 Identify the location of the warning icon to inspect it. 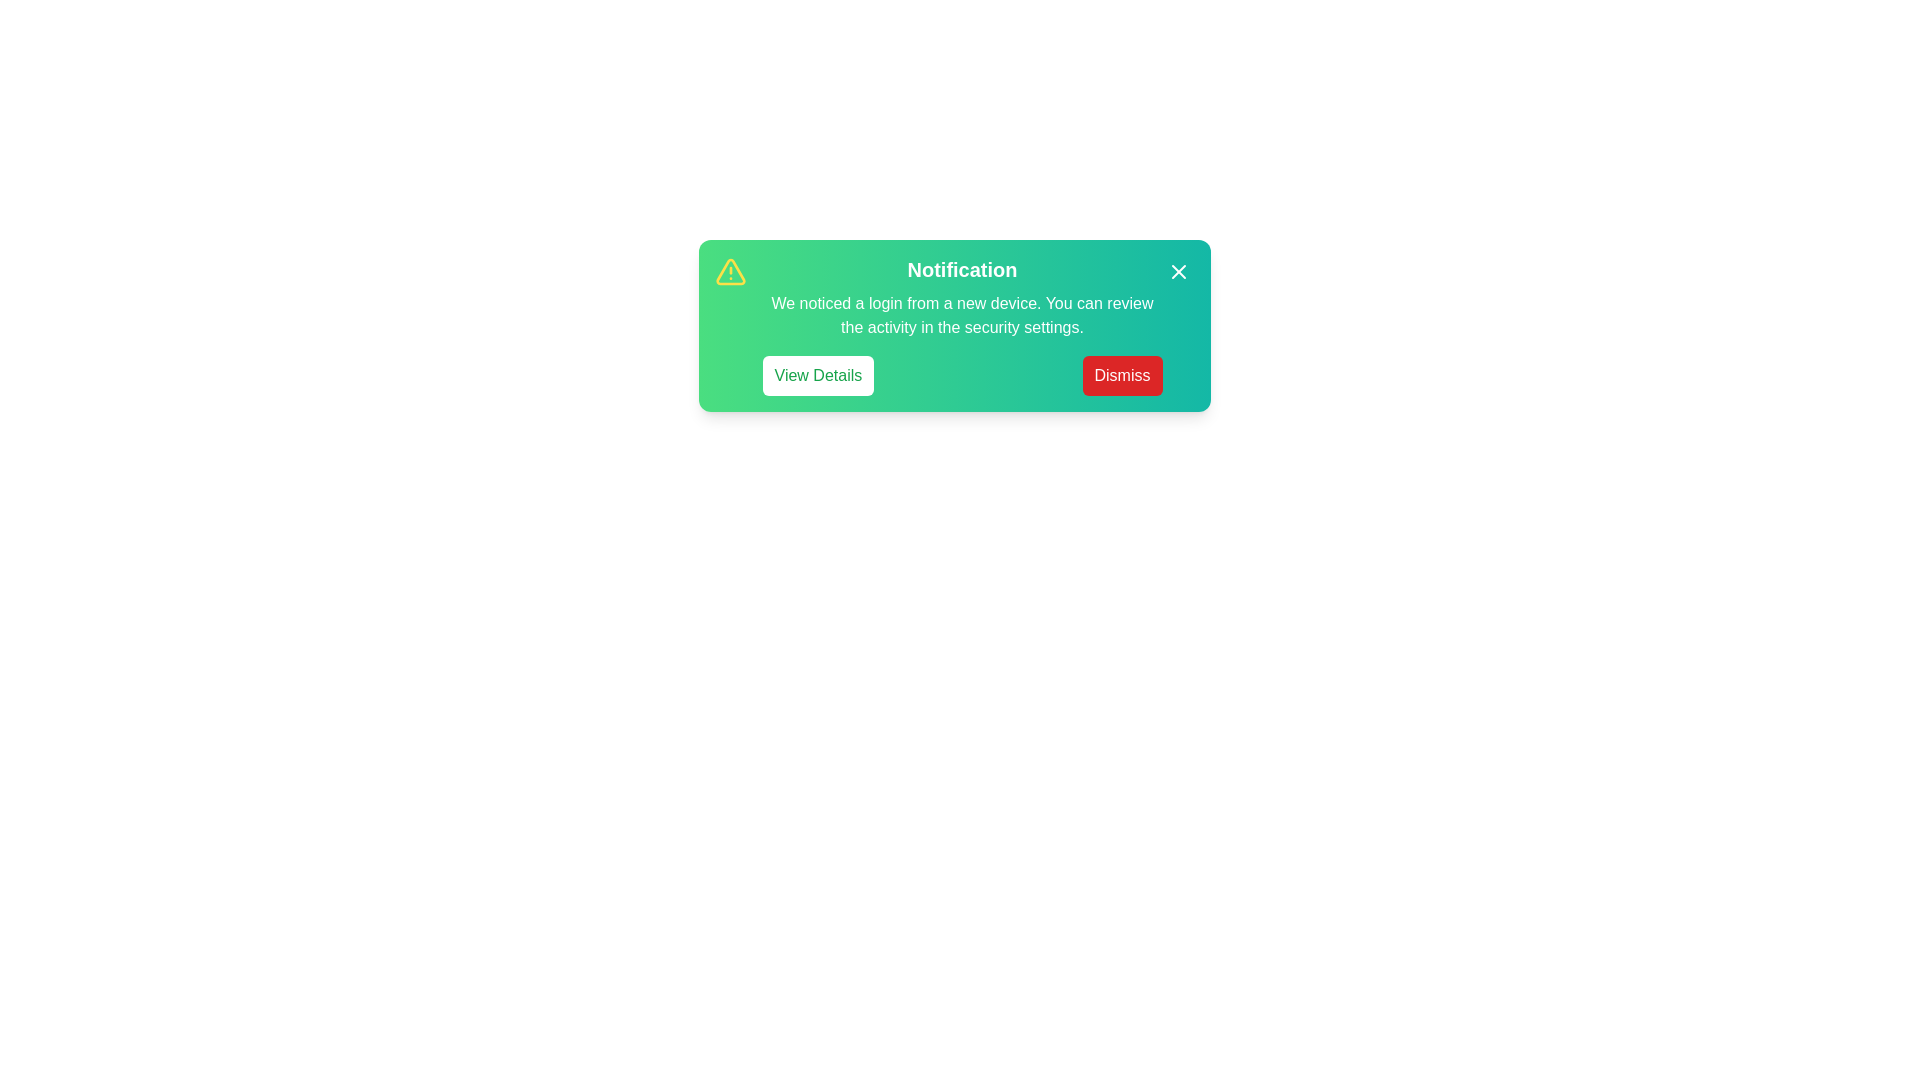
(729, 272).